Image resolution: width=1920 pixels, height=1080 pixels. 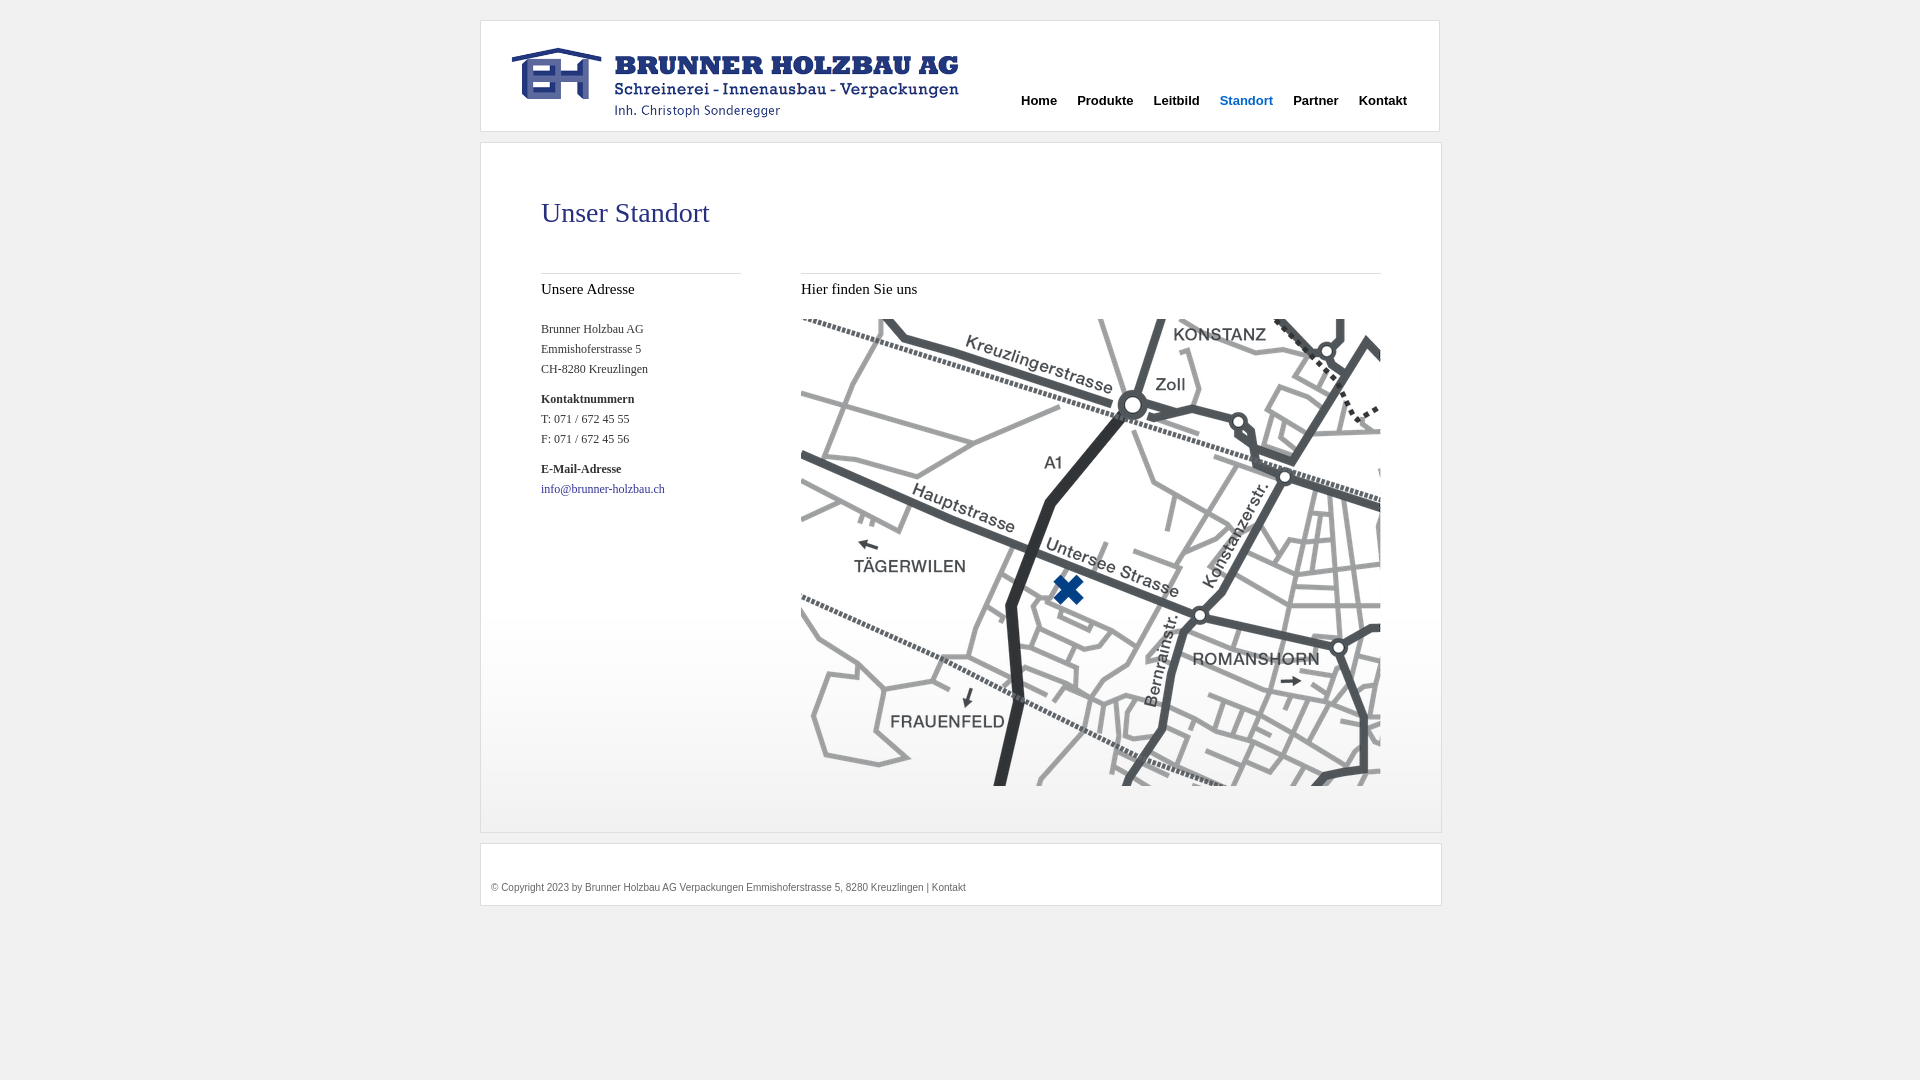 What do you see at coordinates (1176, 100) in the screenshot?
I see `'Leitbild'` at bounding box center [1176, 100].